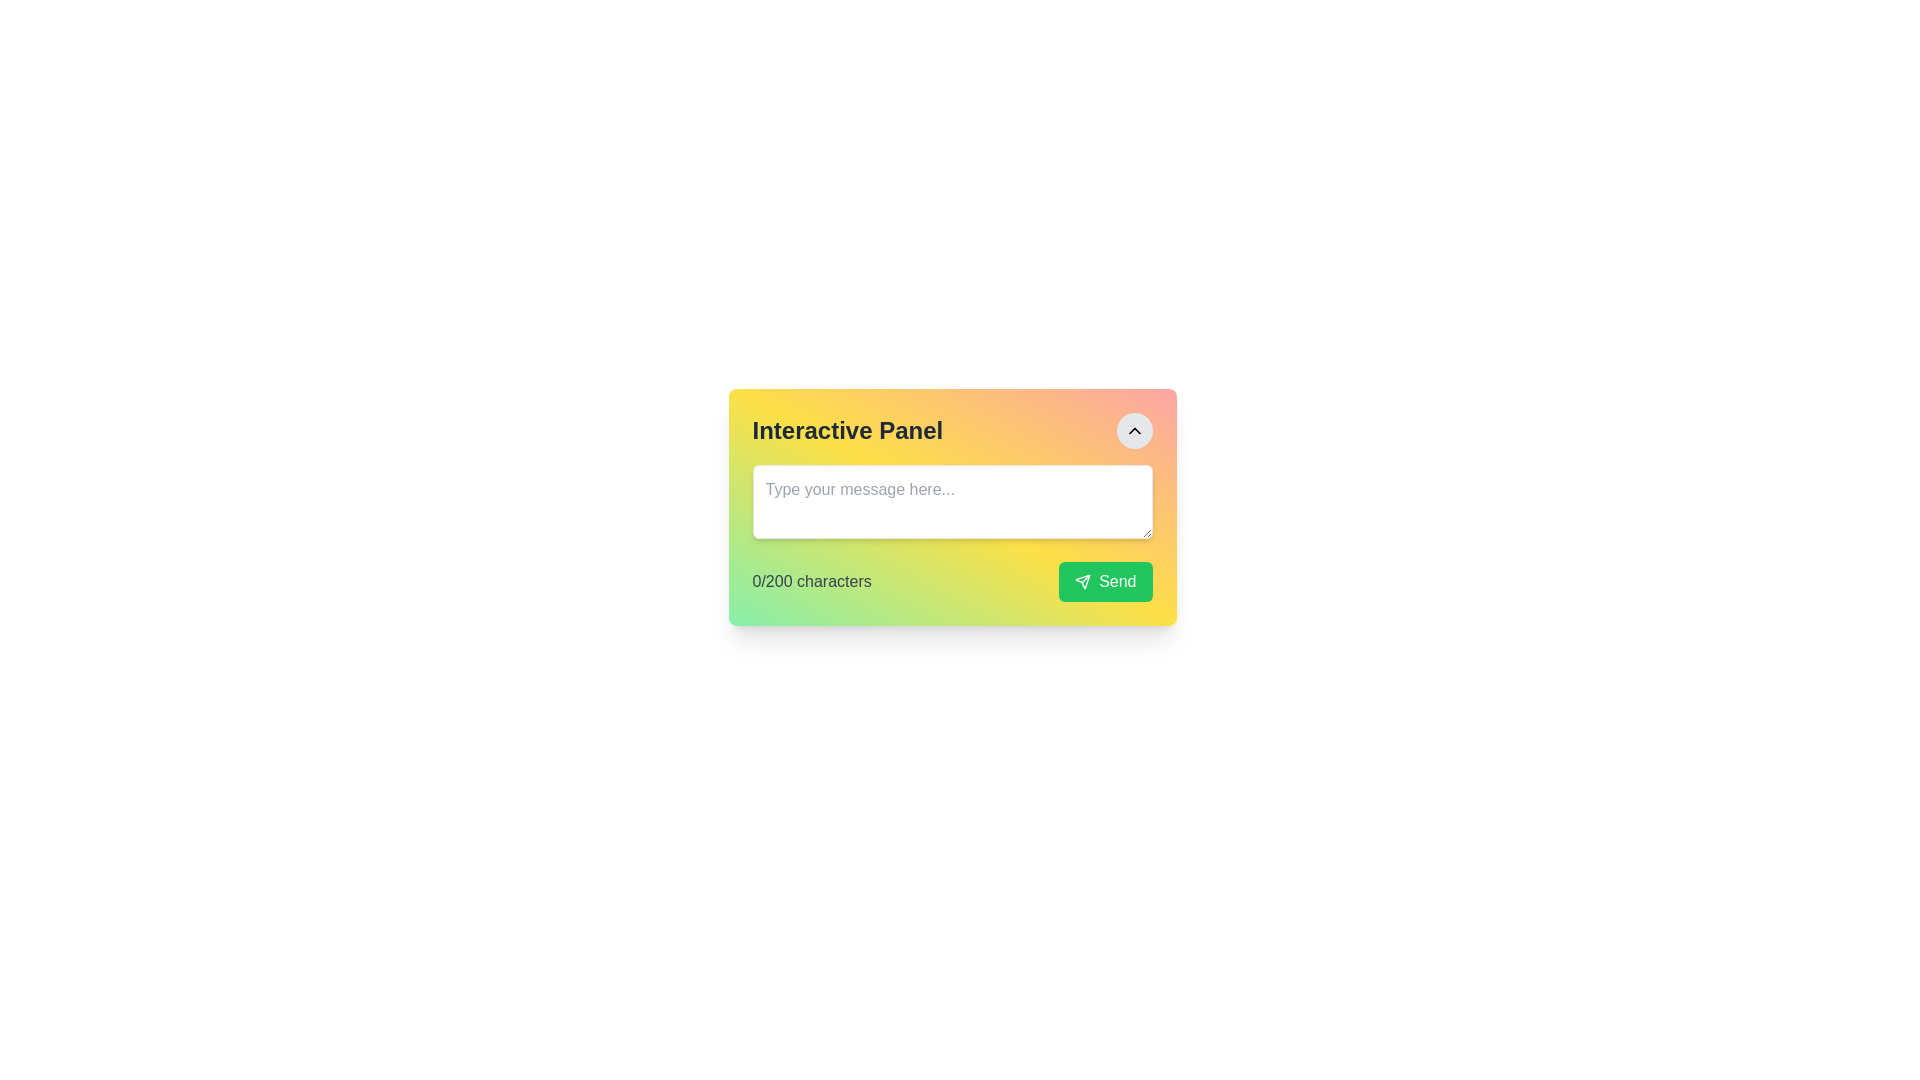  What do you see at coordinates (847, 430) in the screenshot?
I see `the bold, large black text label displaying 'Interactive Panel', located at the top-left corner of the gradient-colored card component` at bounding box center [847, 430].